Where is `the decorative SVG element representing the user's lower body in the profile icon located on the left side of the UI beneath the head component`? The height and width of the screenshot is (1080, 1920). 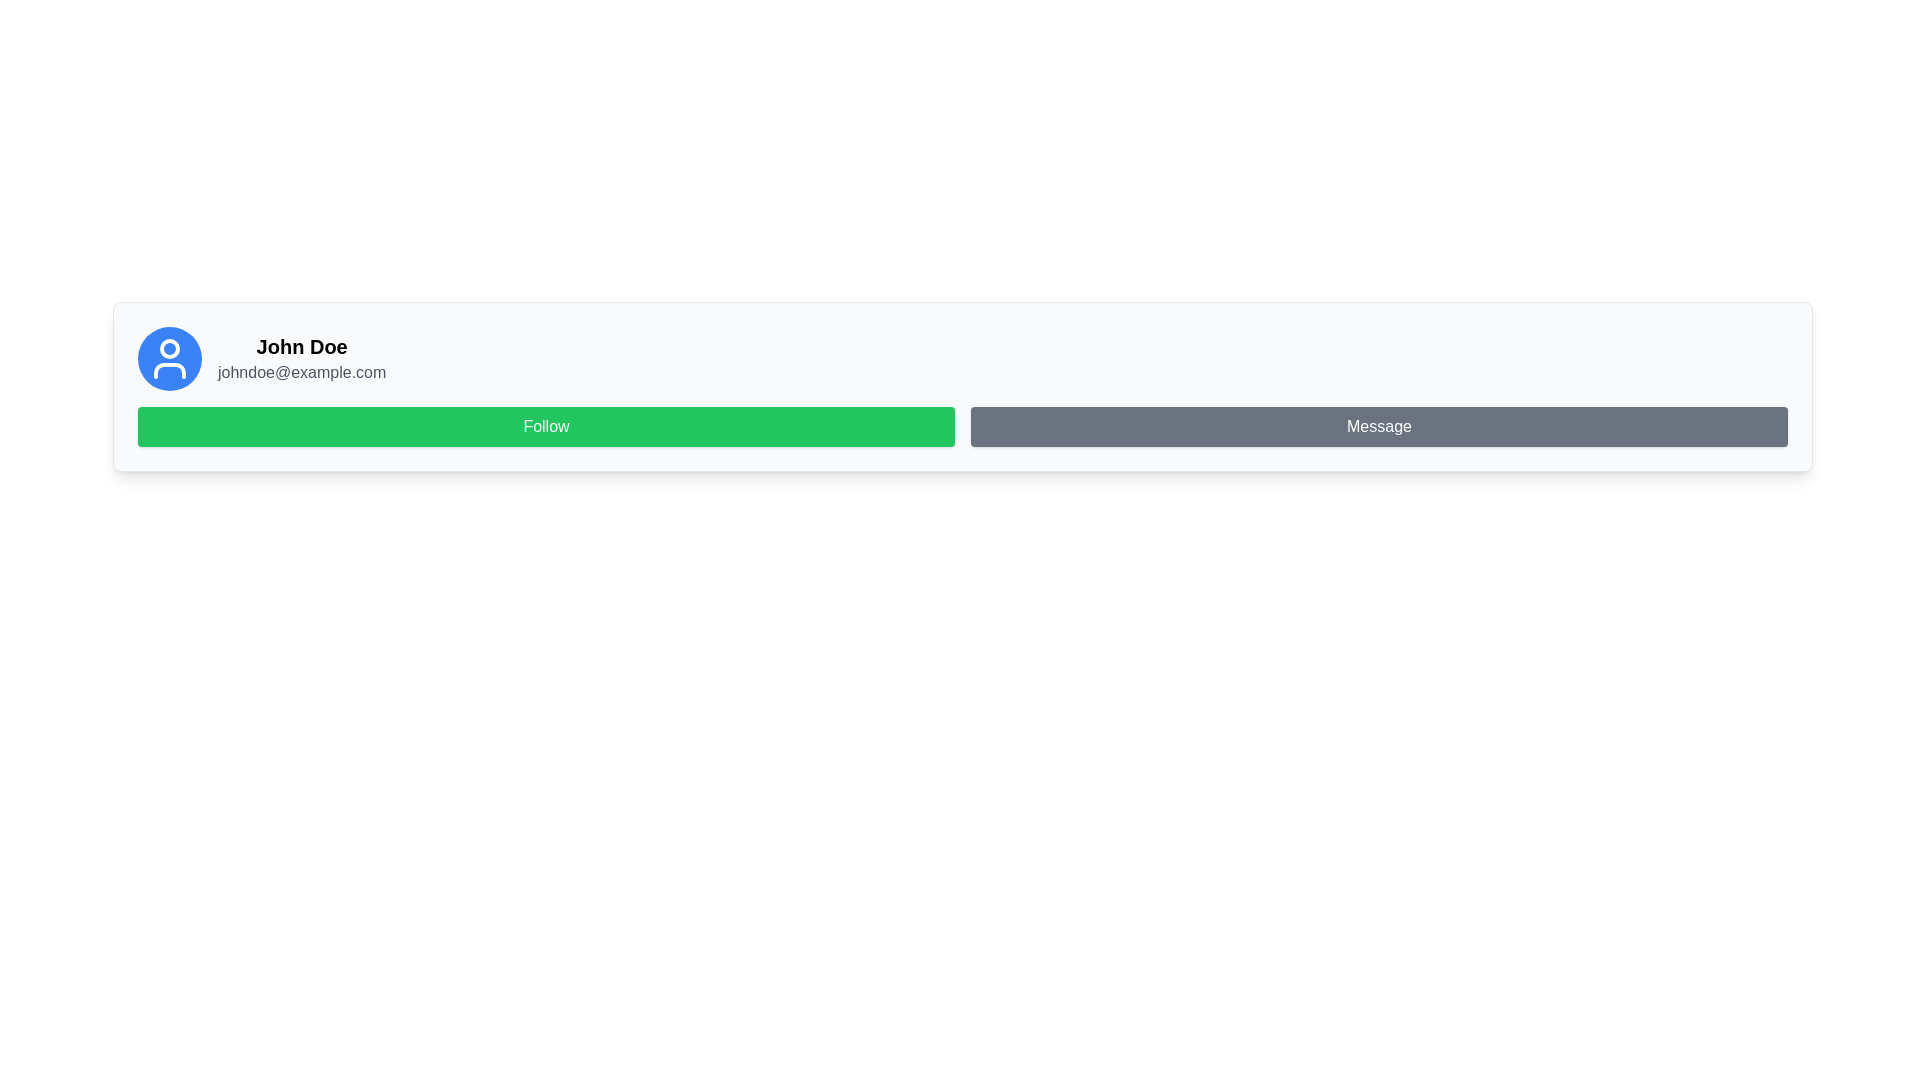
the decorative SVG element representing the user's lower body in the profile icon located on the left side of the UI beneath the head component is located at coordinates (169, 370).